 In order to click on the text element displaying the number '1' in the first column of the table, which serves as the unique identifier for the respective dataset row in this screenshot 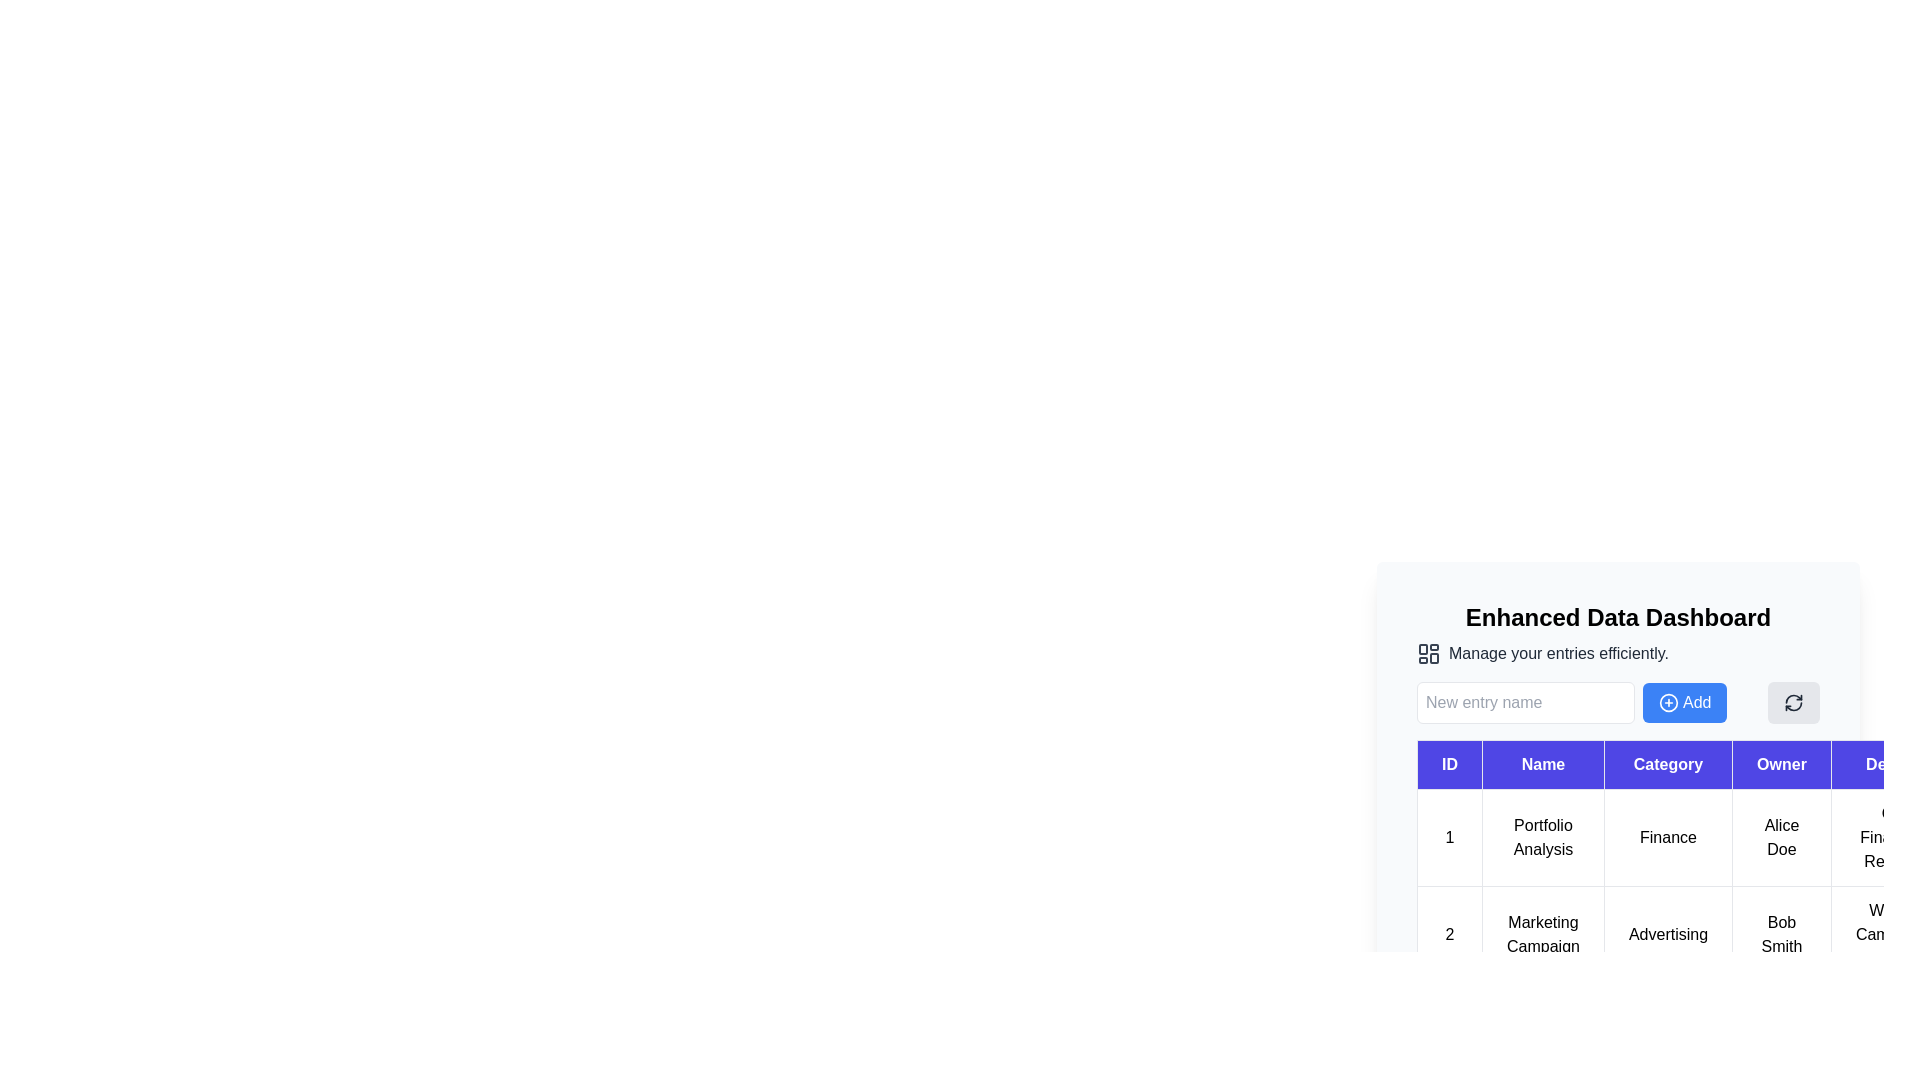, I will do `click(1449, 837)`.